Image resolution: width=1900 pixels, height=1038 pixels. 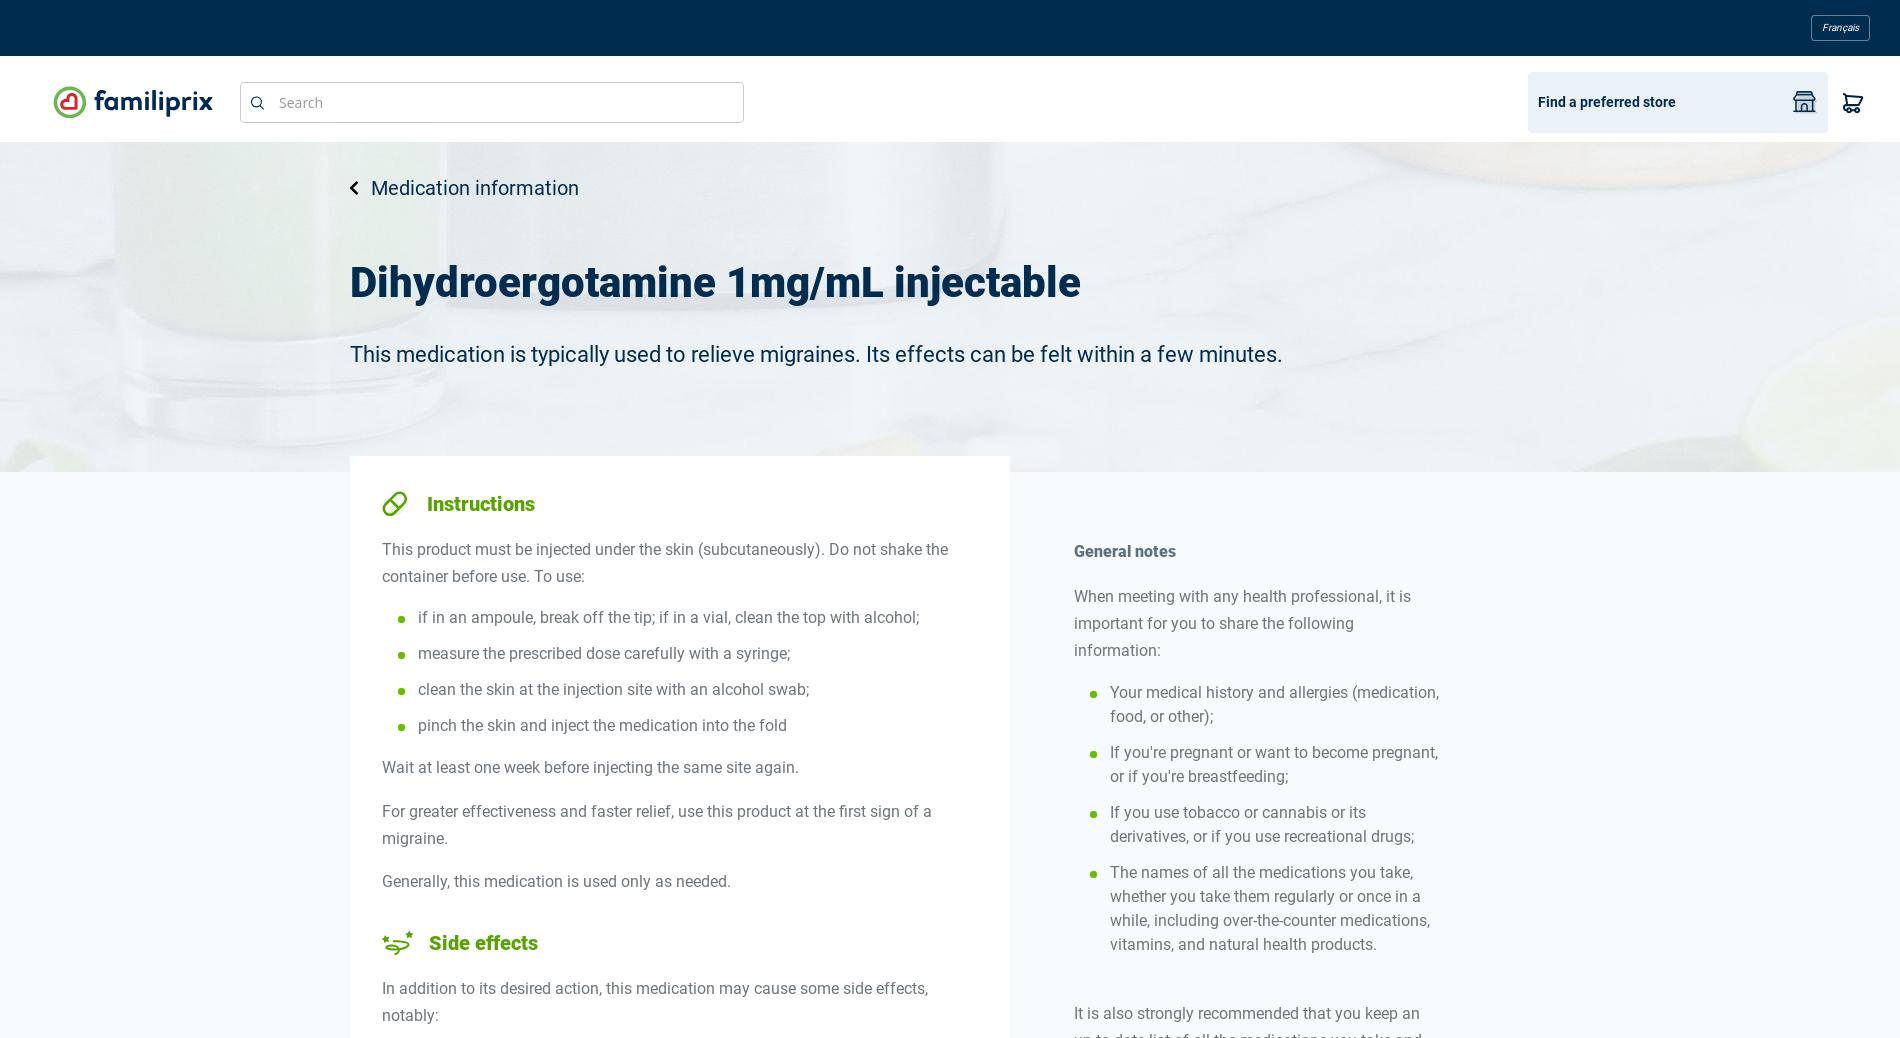 What do you see at coordinates (654, 1001) in the screenshot?
I see `'In addition to its desired action, this medication may cause some side effects, notably:'` at bounding box center [654, 1001].